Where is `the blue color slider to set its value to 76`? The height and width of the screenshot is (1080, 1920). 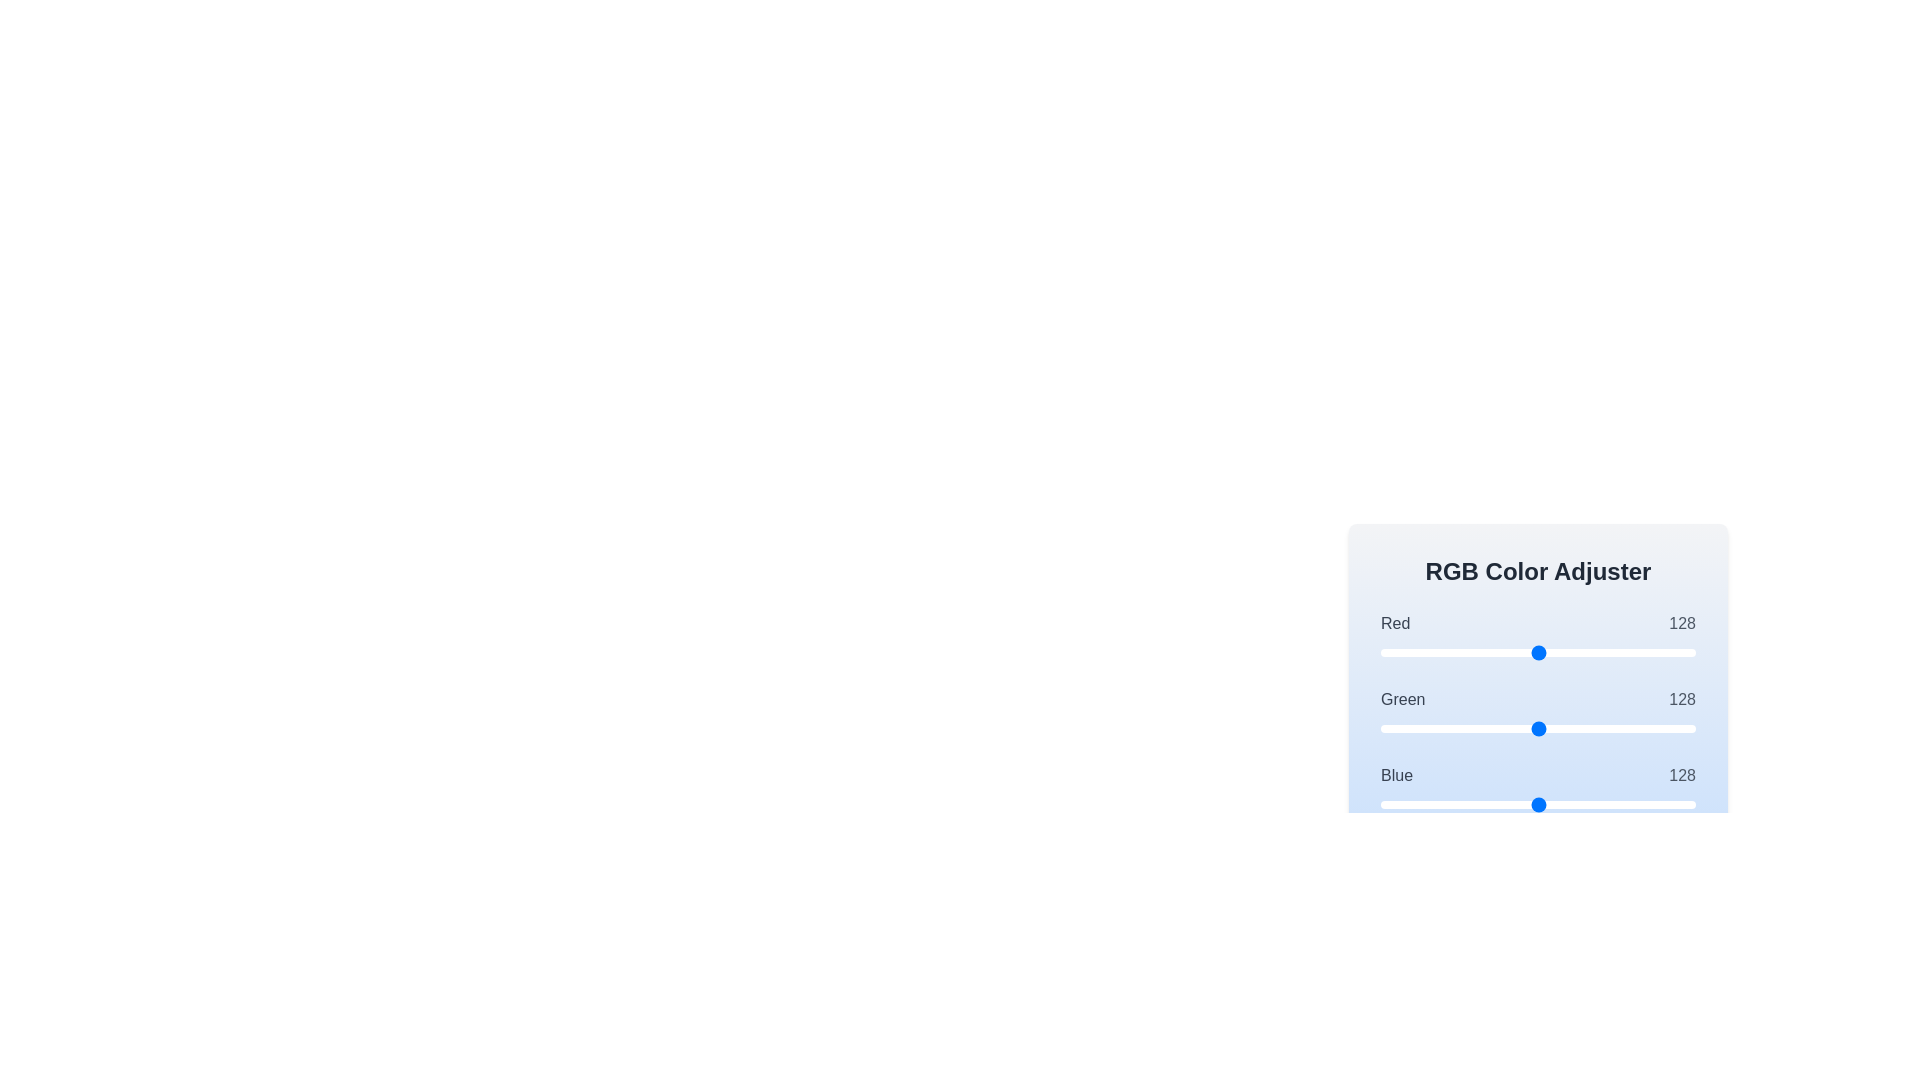 the blue color slider to set its value to 76 is located at coordinates (1474, 804).